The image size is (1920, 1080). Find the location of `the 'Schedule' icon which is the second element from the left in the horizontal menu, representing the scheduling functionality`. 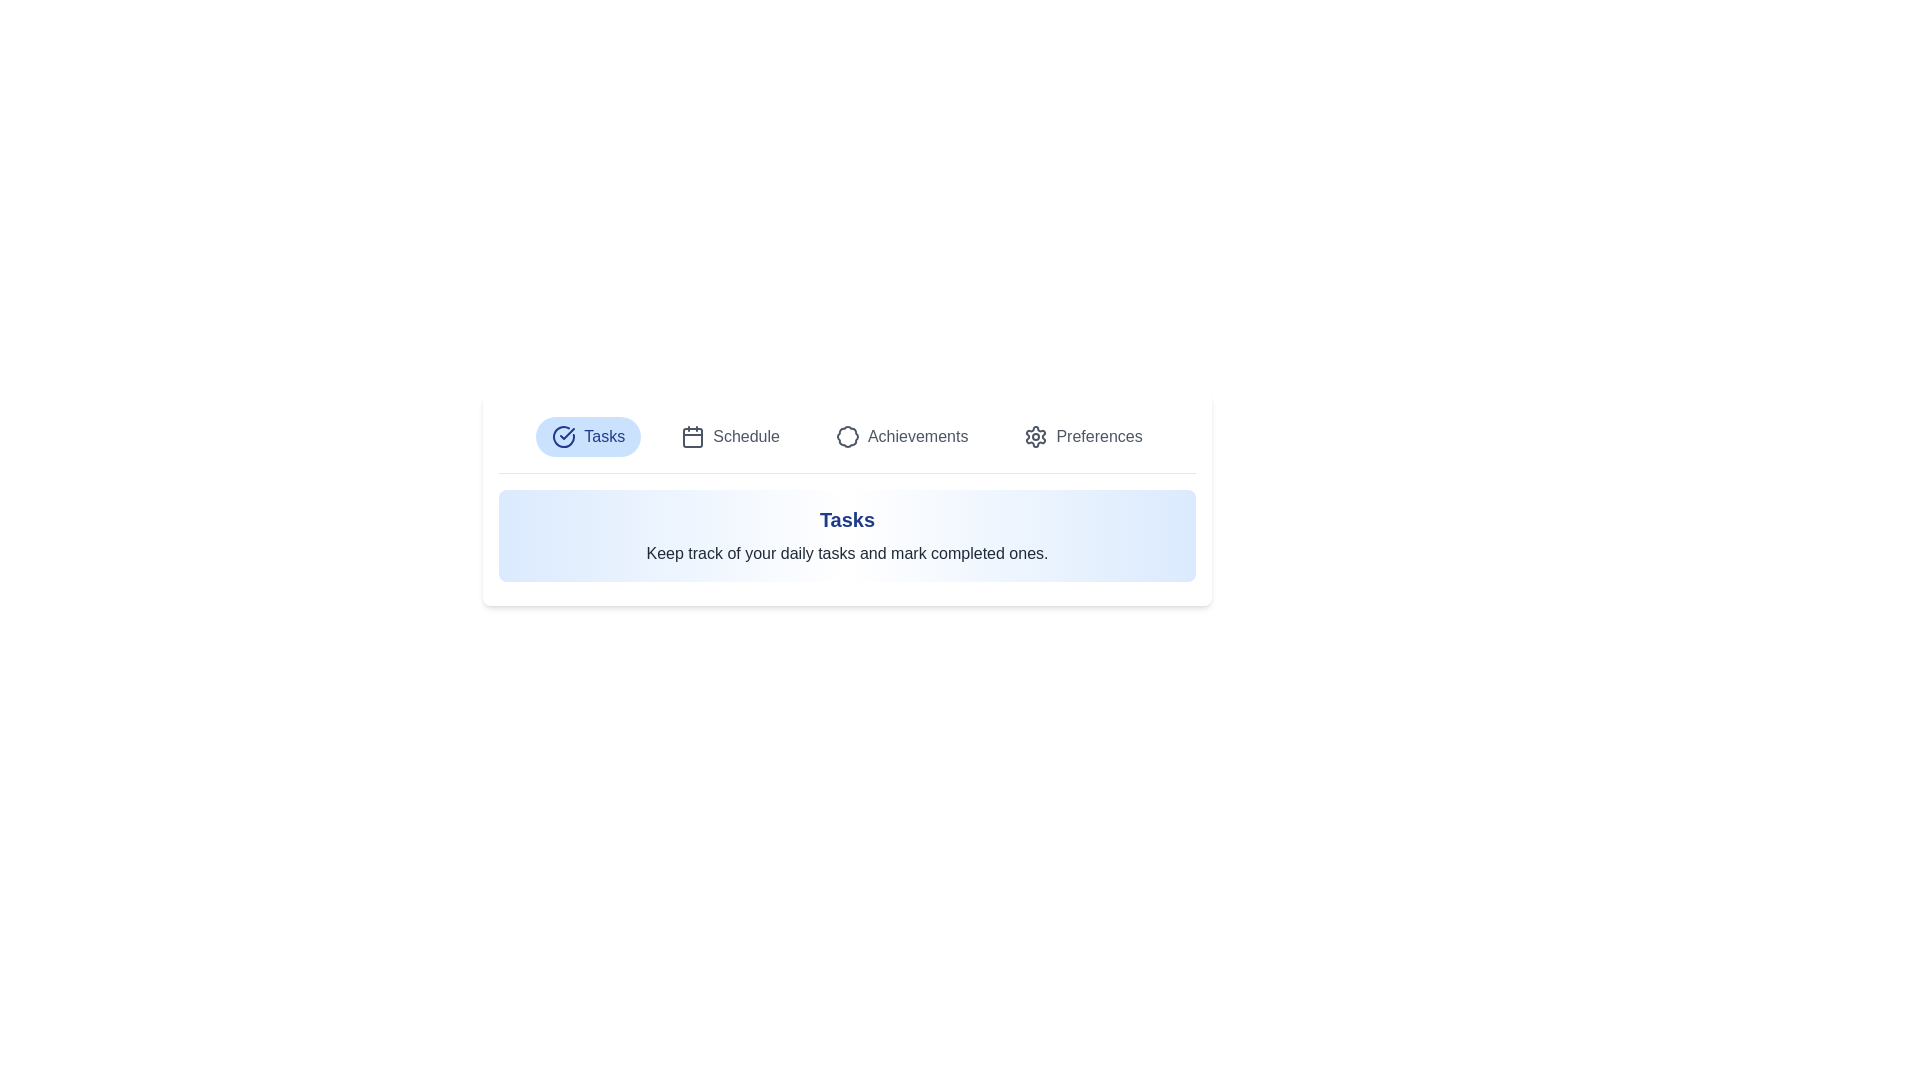

the 'Schedule' icon which is the second element from the left in the horizontal menu, representing the scheduling functionality is located at coordinates (693, 435).